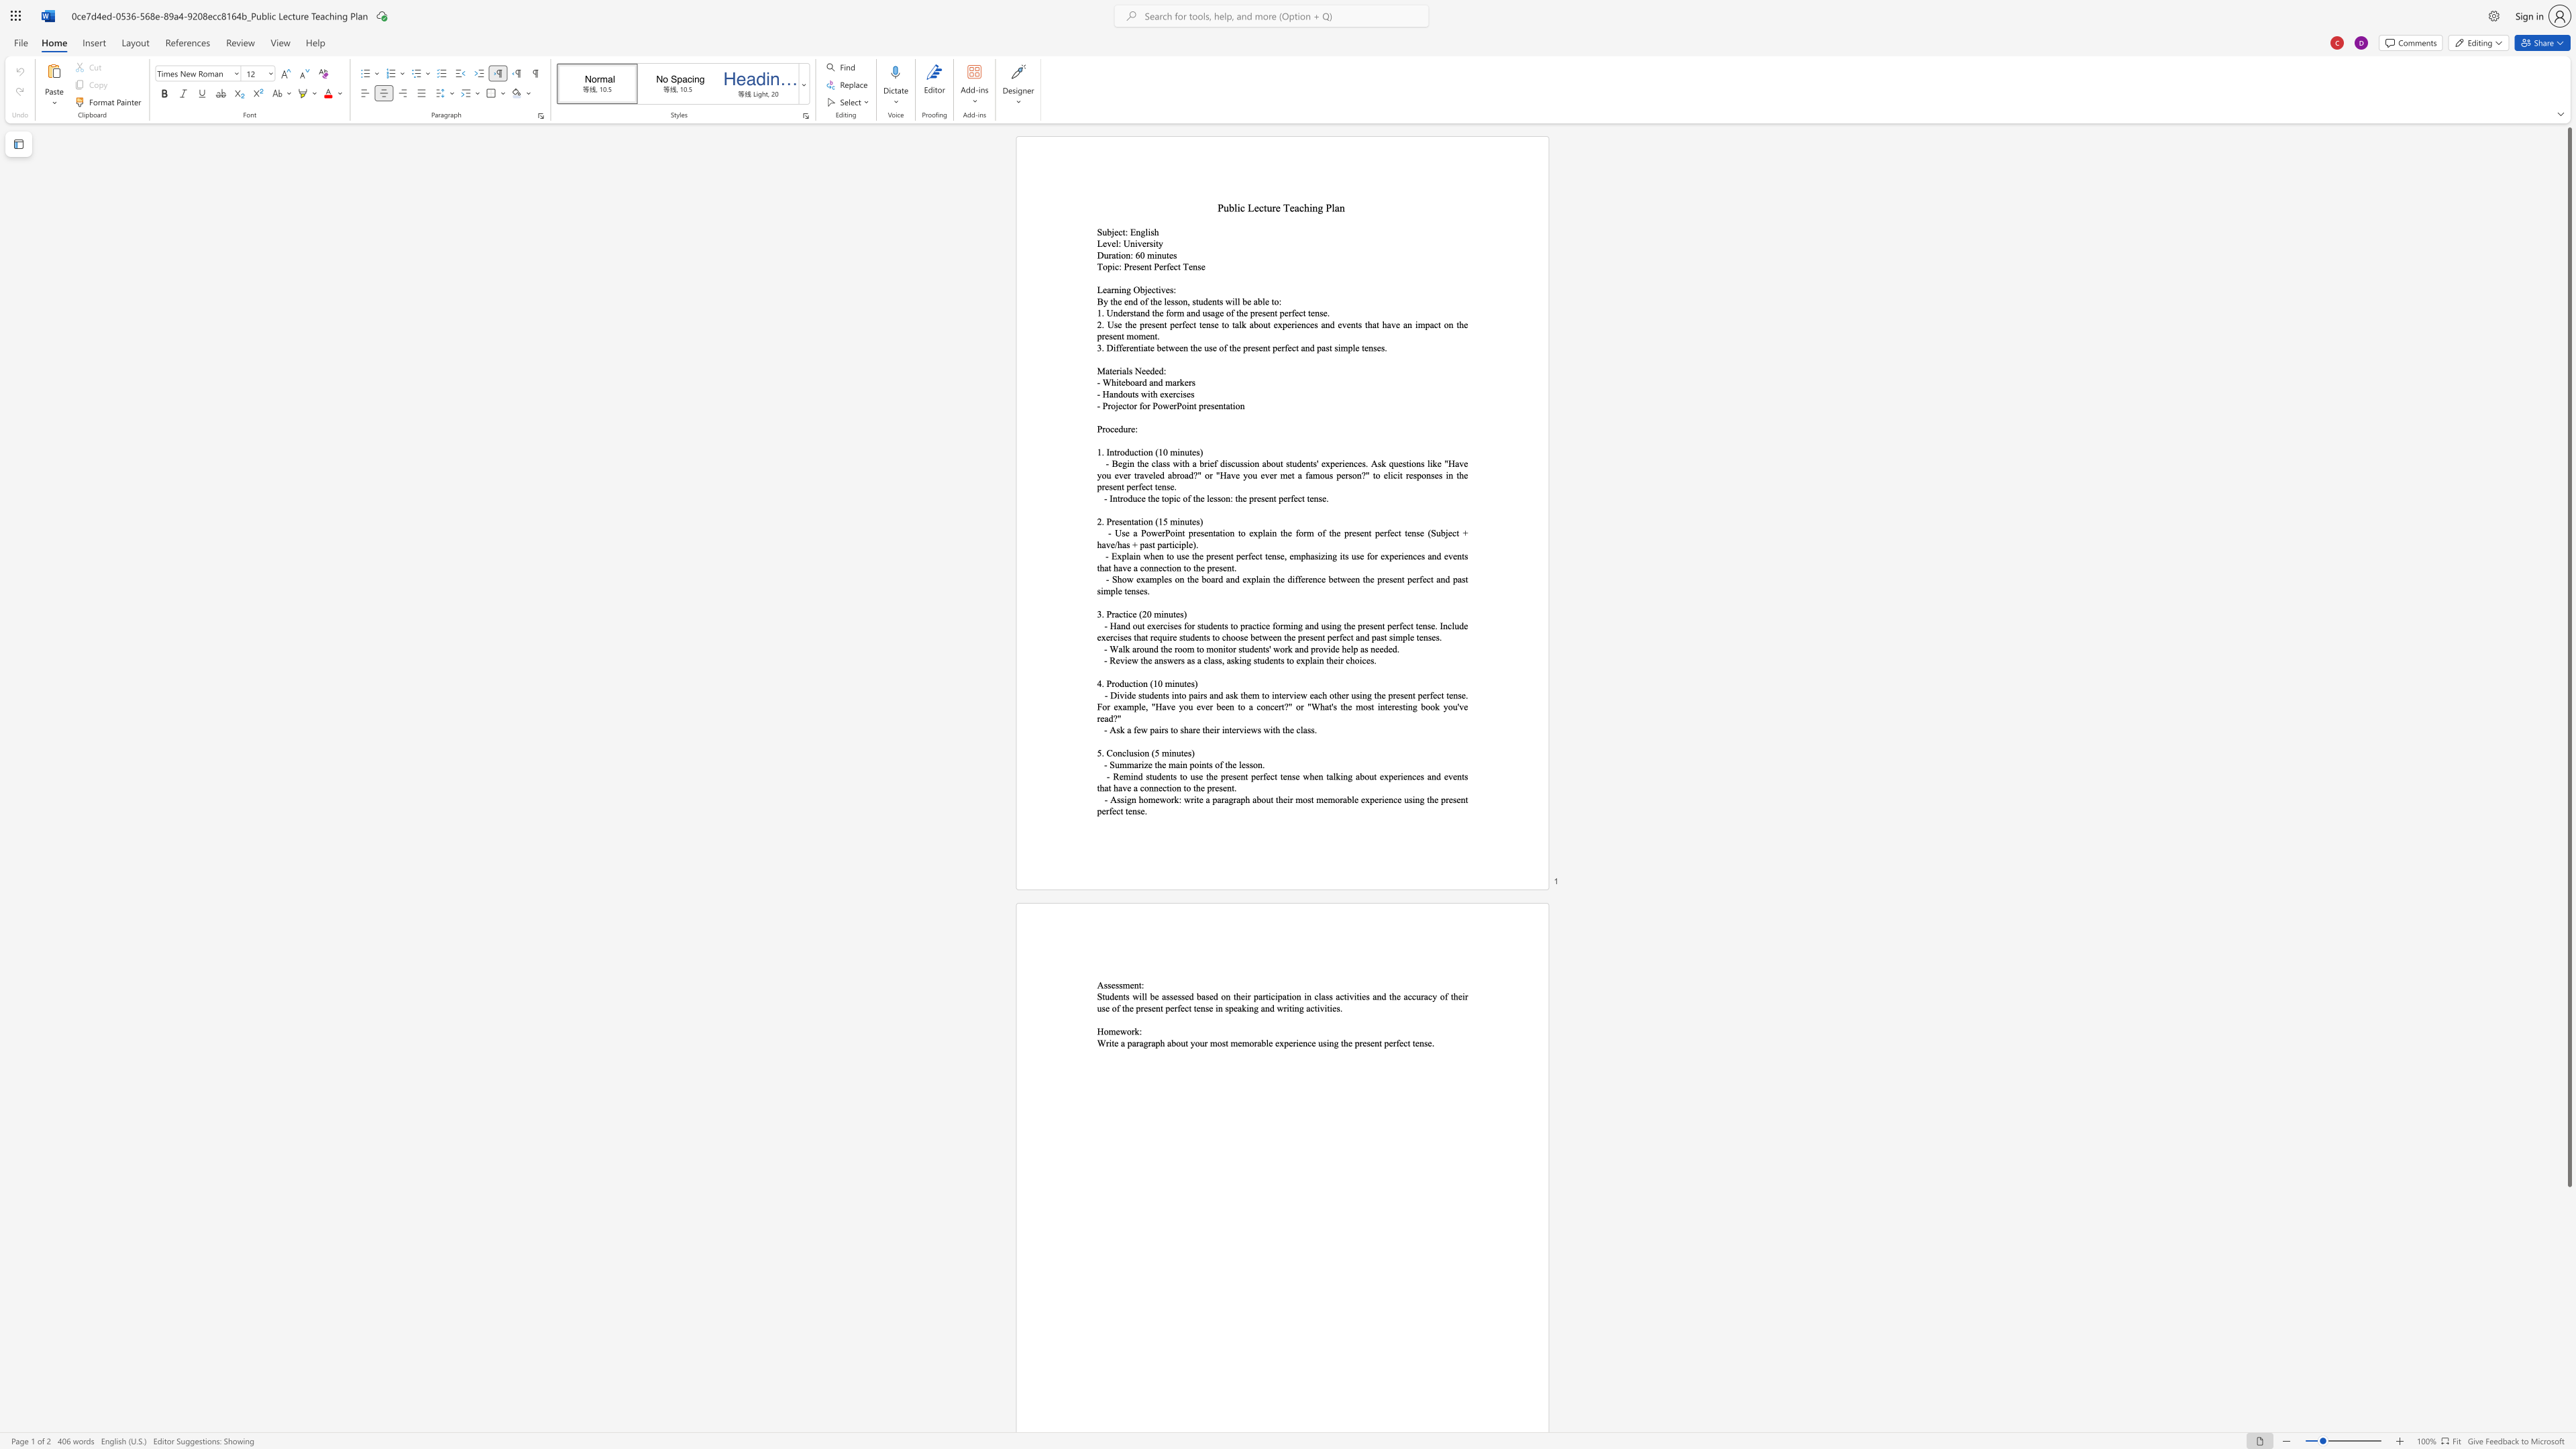  What do you see at coordinates (2568, 1360) in the screenshot?
I see `the vertical scrollbar to lower the page content` at bounding box center [2568, 1360].